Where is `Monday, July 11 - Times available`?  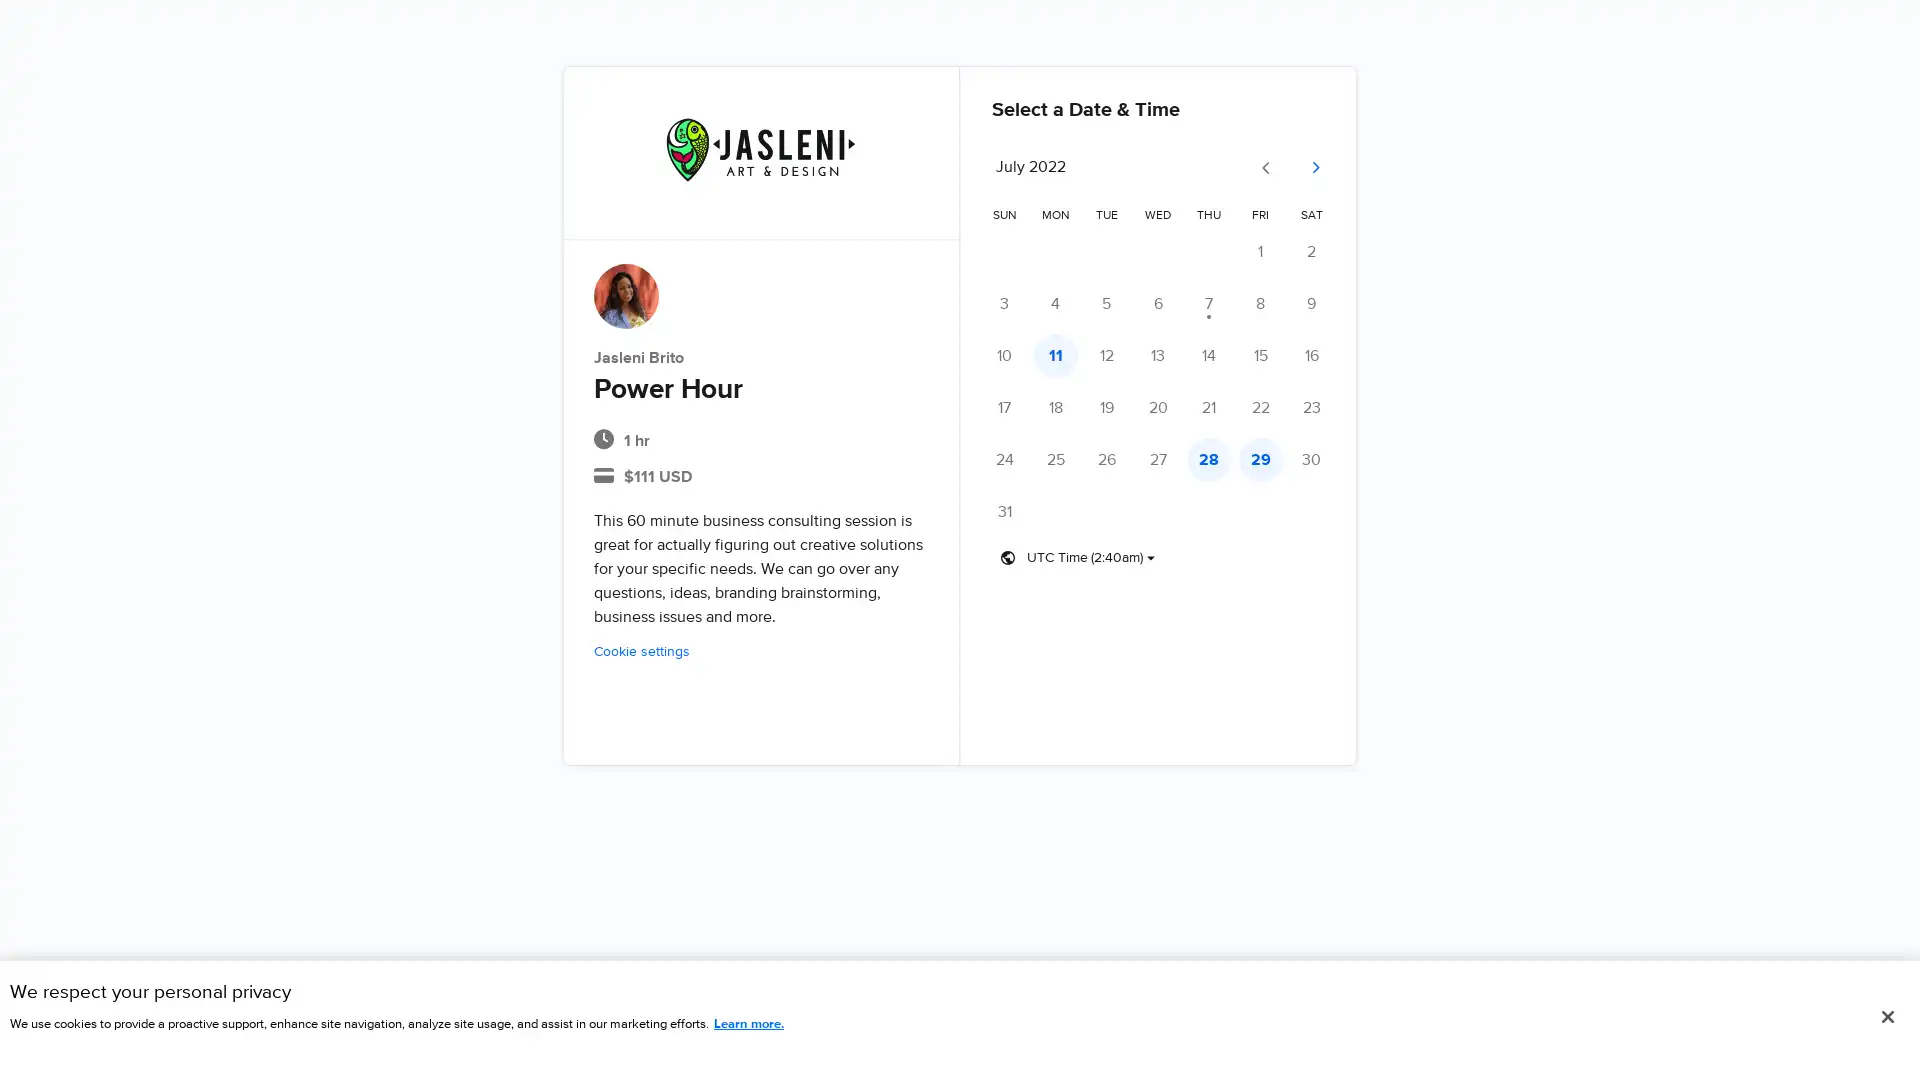 Monday, July 11 - Times available is located at coordinates (1055, 354).